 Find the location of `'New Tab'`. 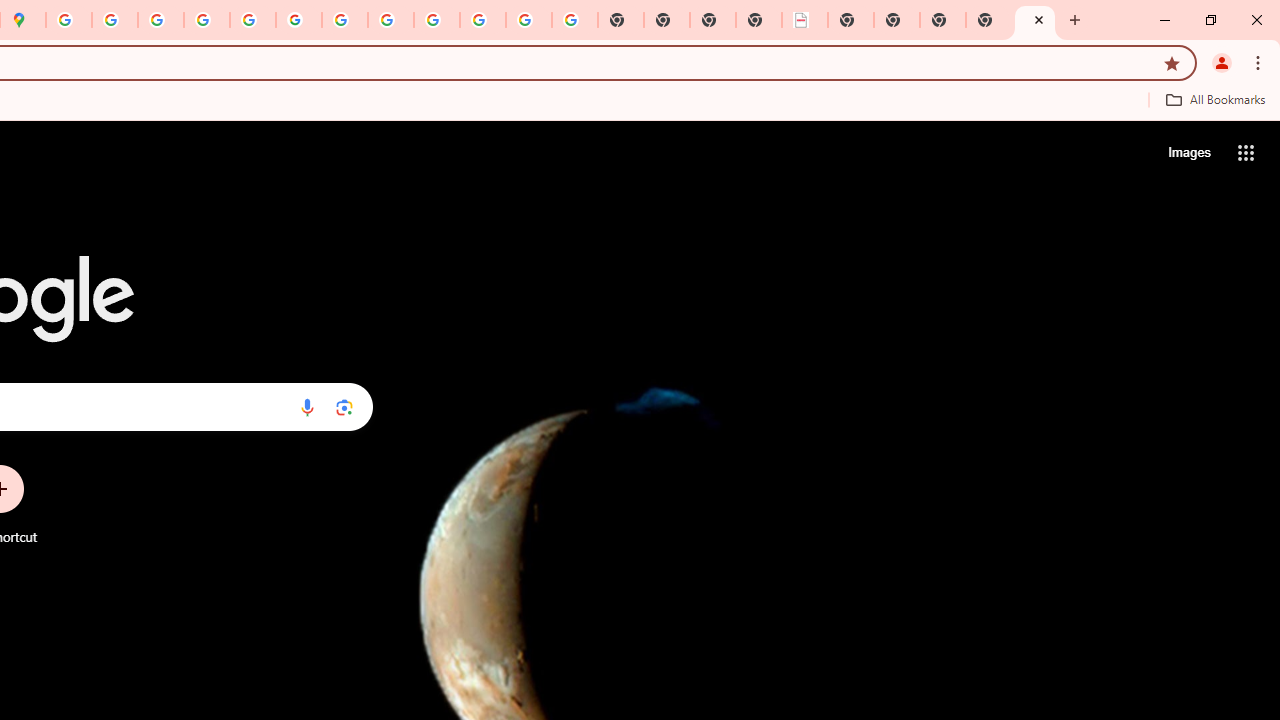

'New Tab' is located at coordinates (989, 20).